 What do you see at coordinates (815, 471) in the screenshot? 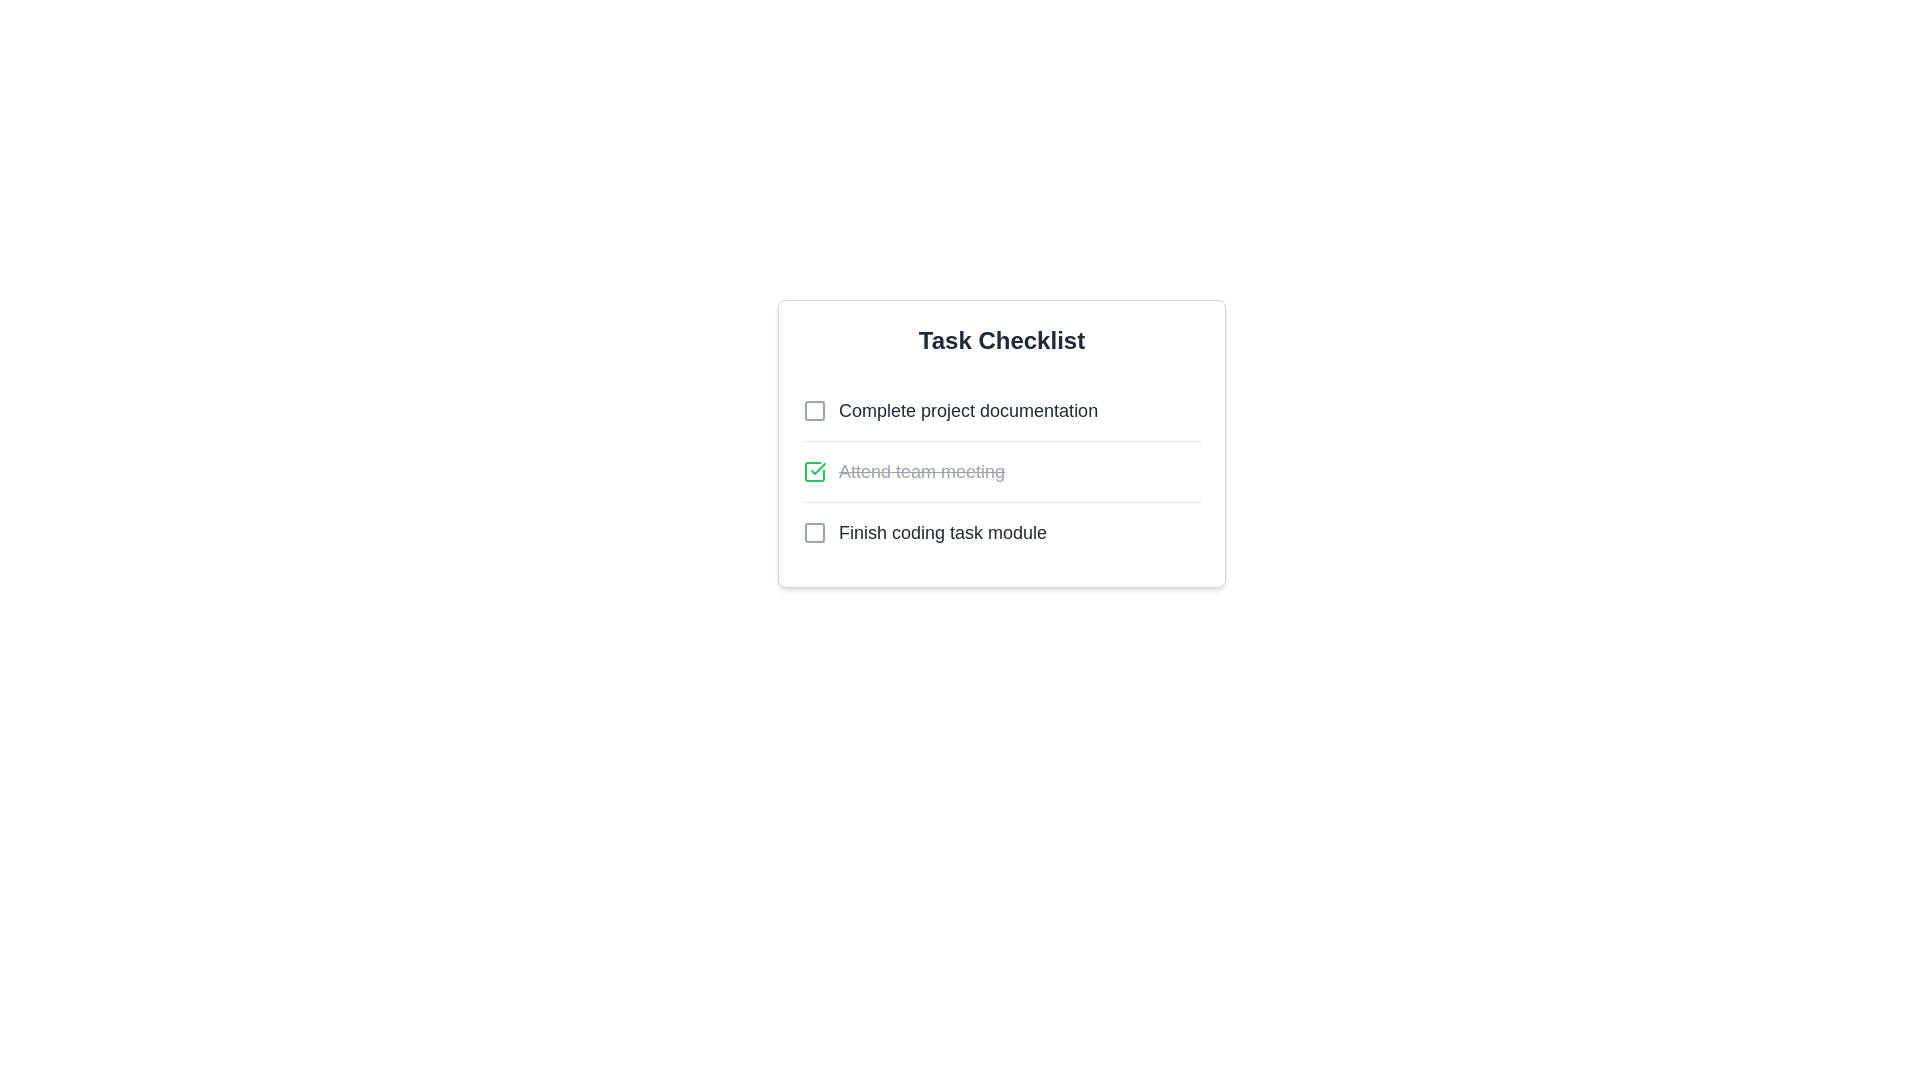
I see `the green checkbox with a check mark adjacent to 'Attend team meeting', which is the second item in the checklist interface` at bounding box center [815, 471].